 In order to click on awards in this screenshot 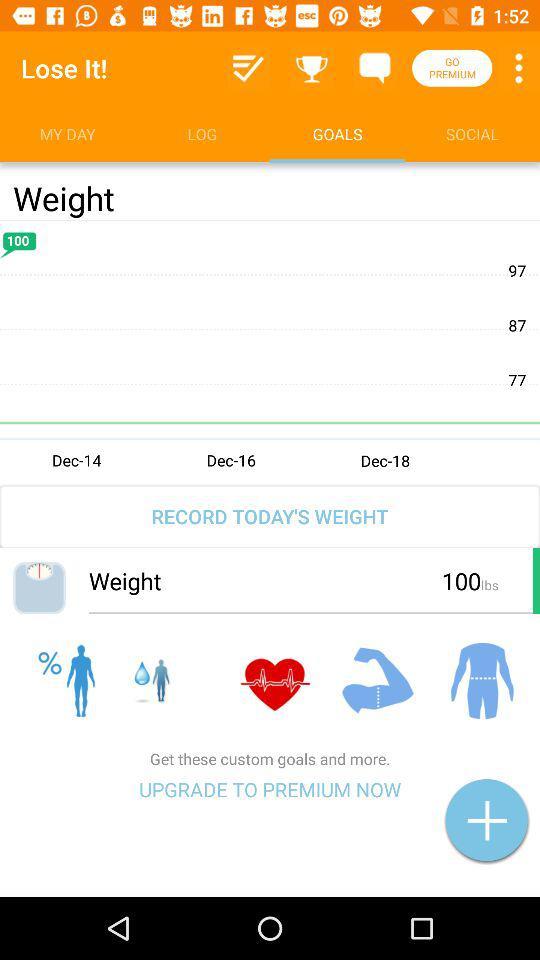, I will do `click(312, 68)`.